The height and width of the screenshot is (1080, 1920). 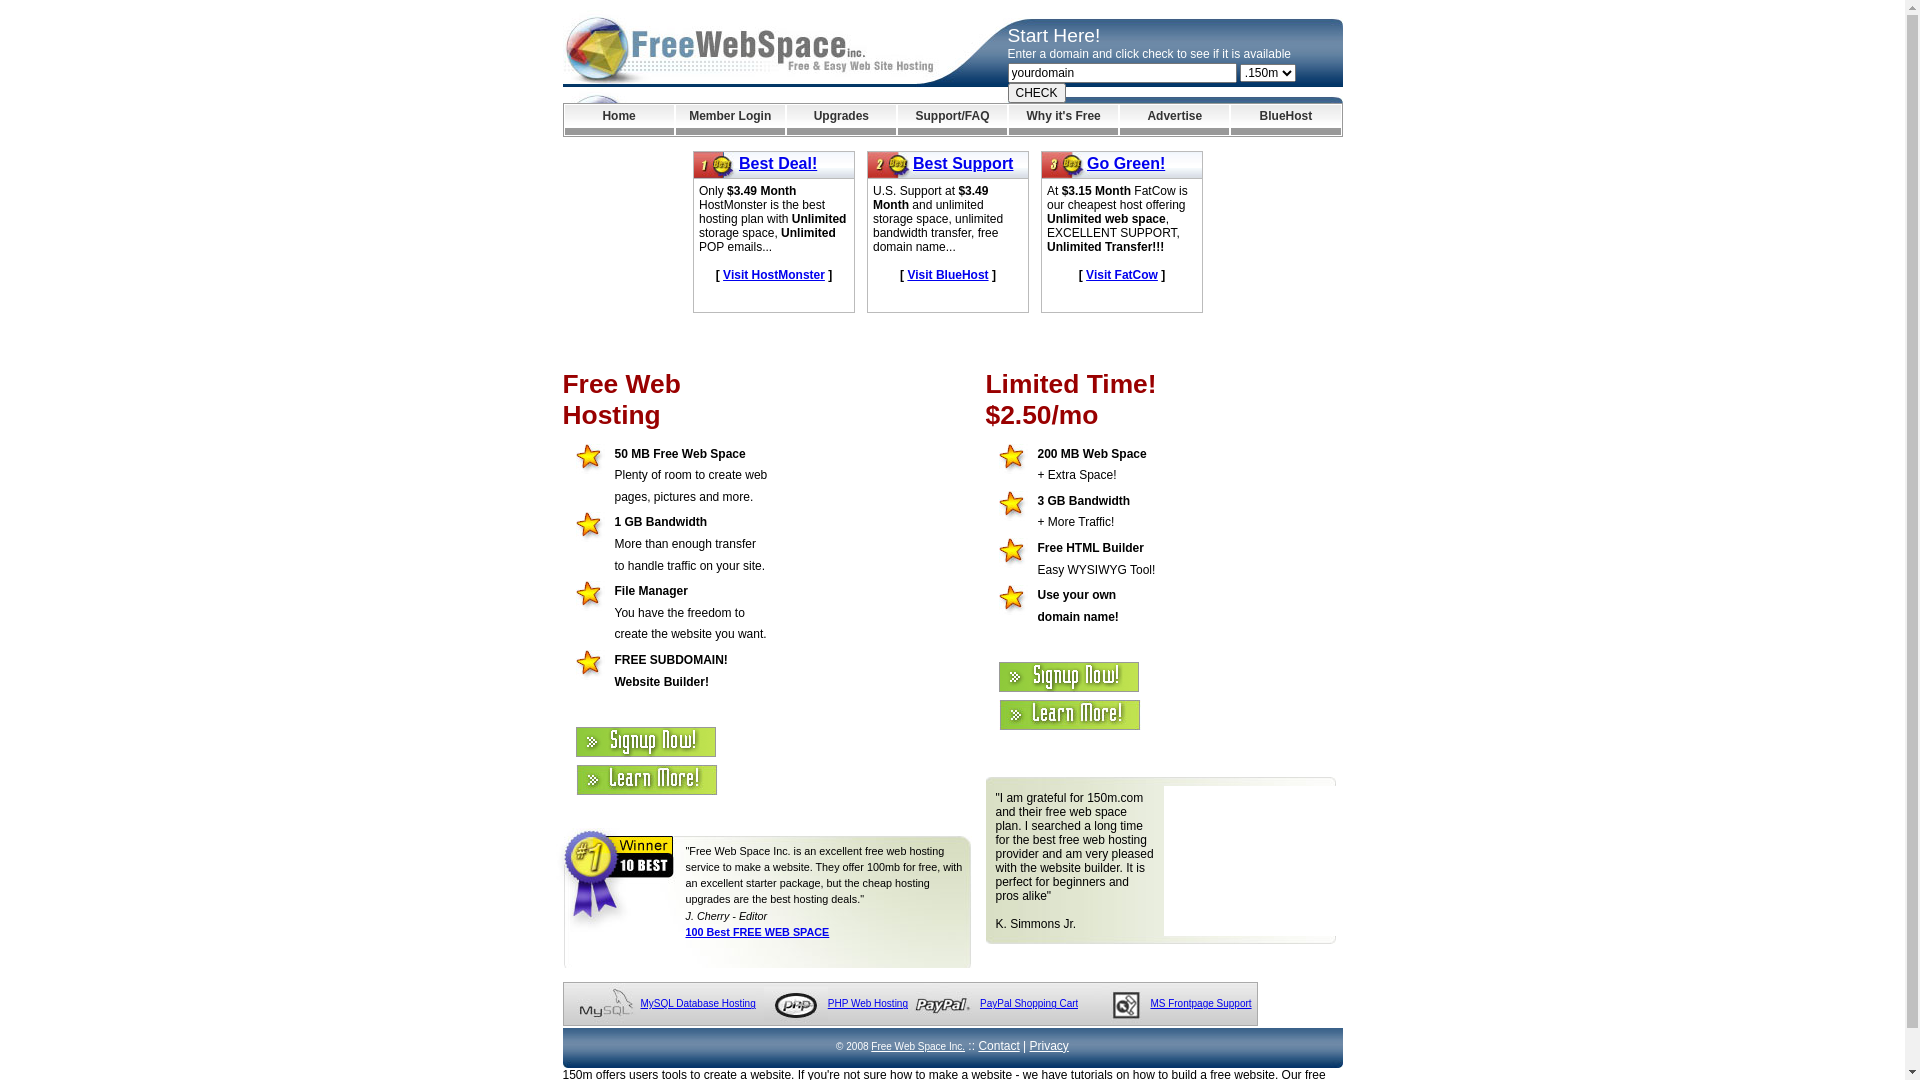 What do you see at coordinates (729, 119) in the screenshot?
I see `'Member Login'` at bounding box center [729, 119].